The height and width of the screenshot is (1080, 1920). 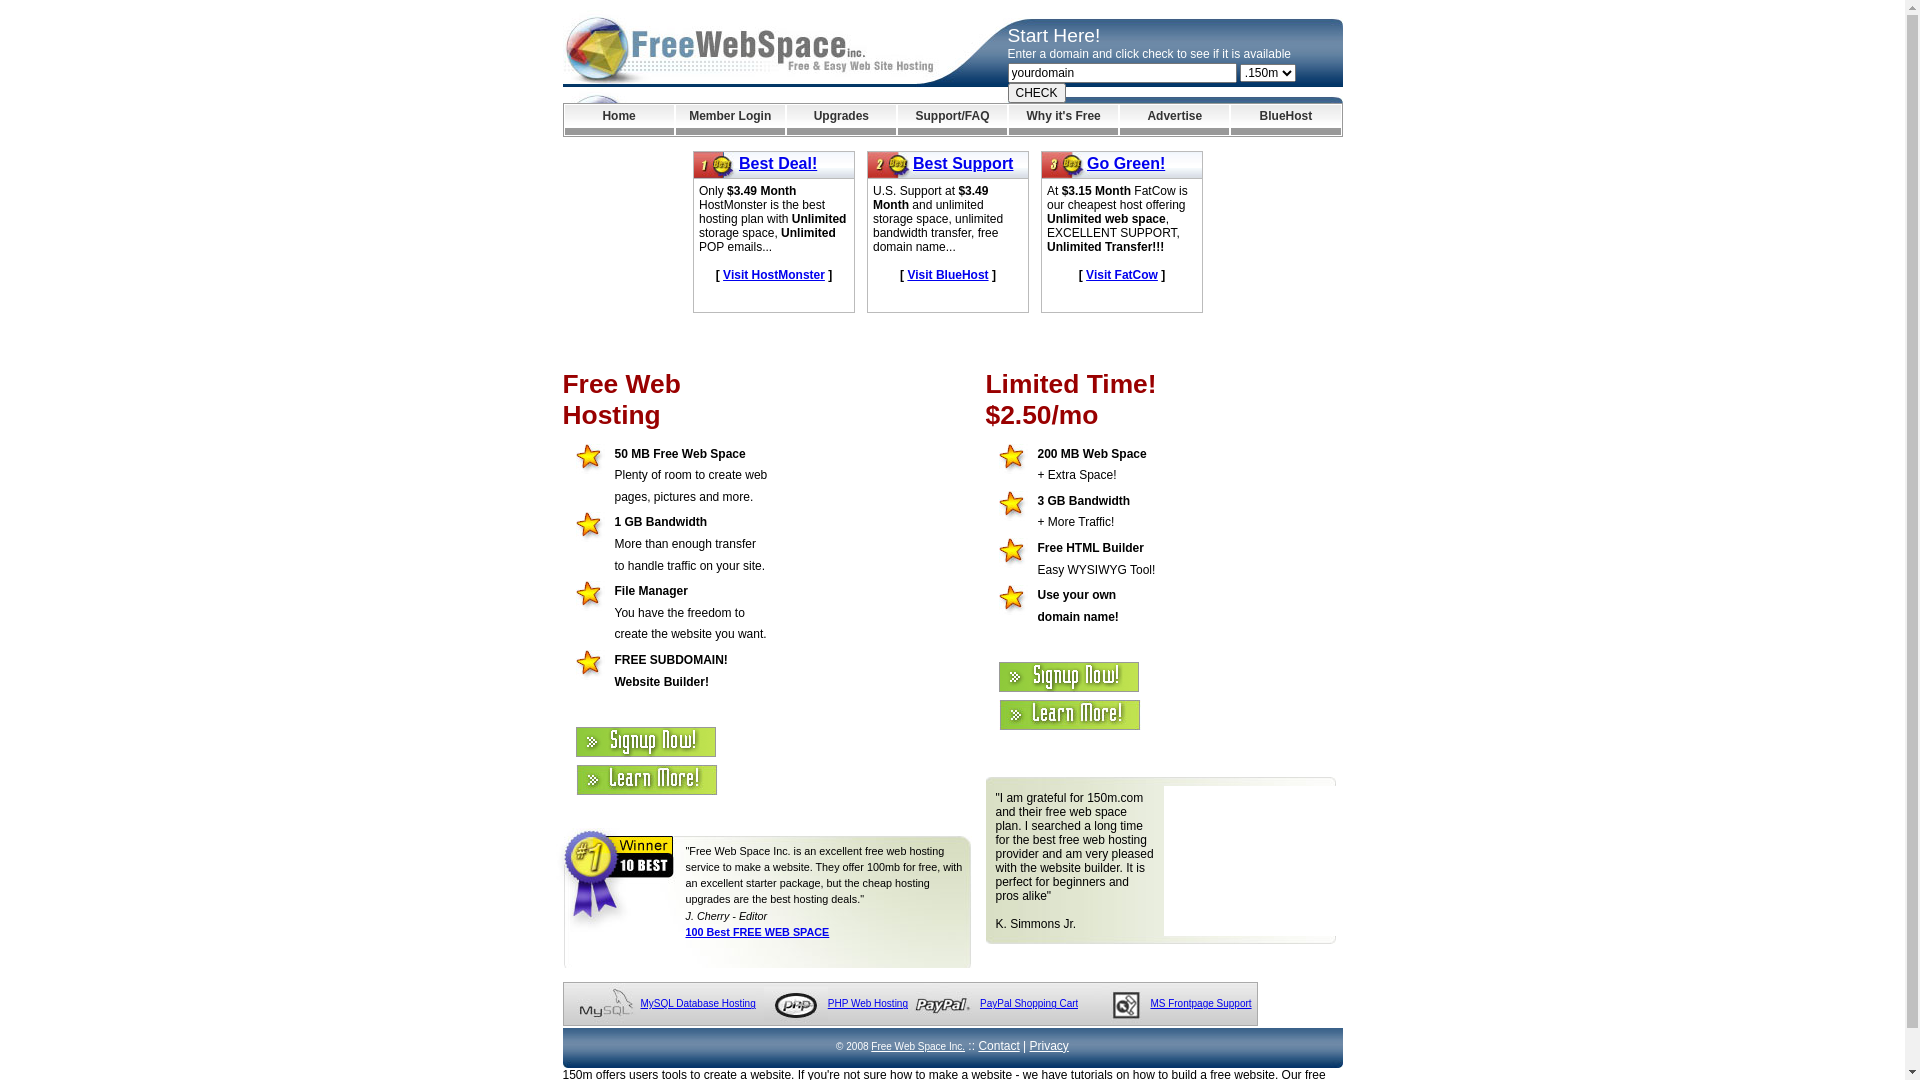 What do you see at coordinates (729, 119) in the screenshot?
I see `'Member Login'` at bounding box center [729, 119].